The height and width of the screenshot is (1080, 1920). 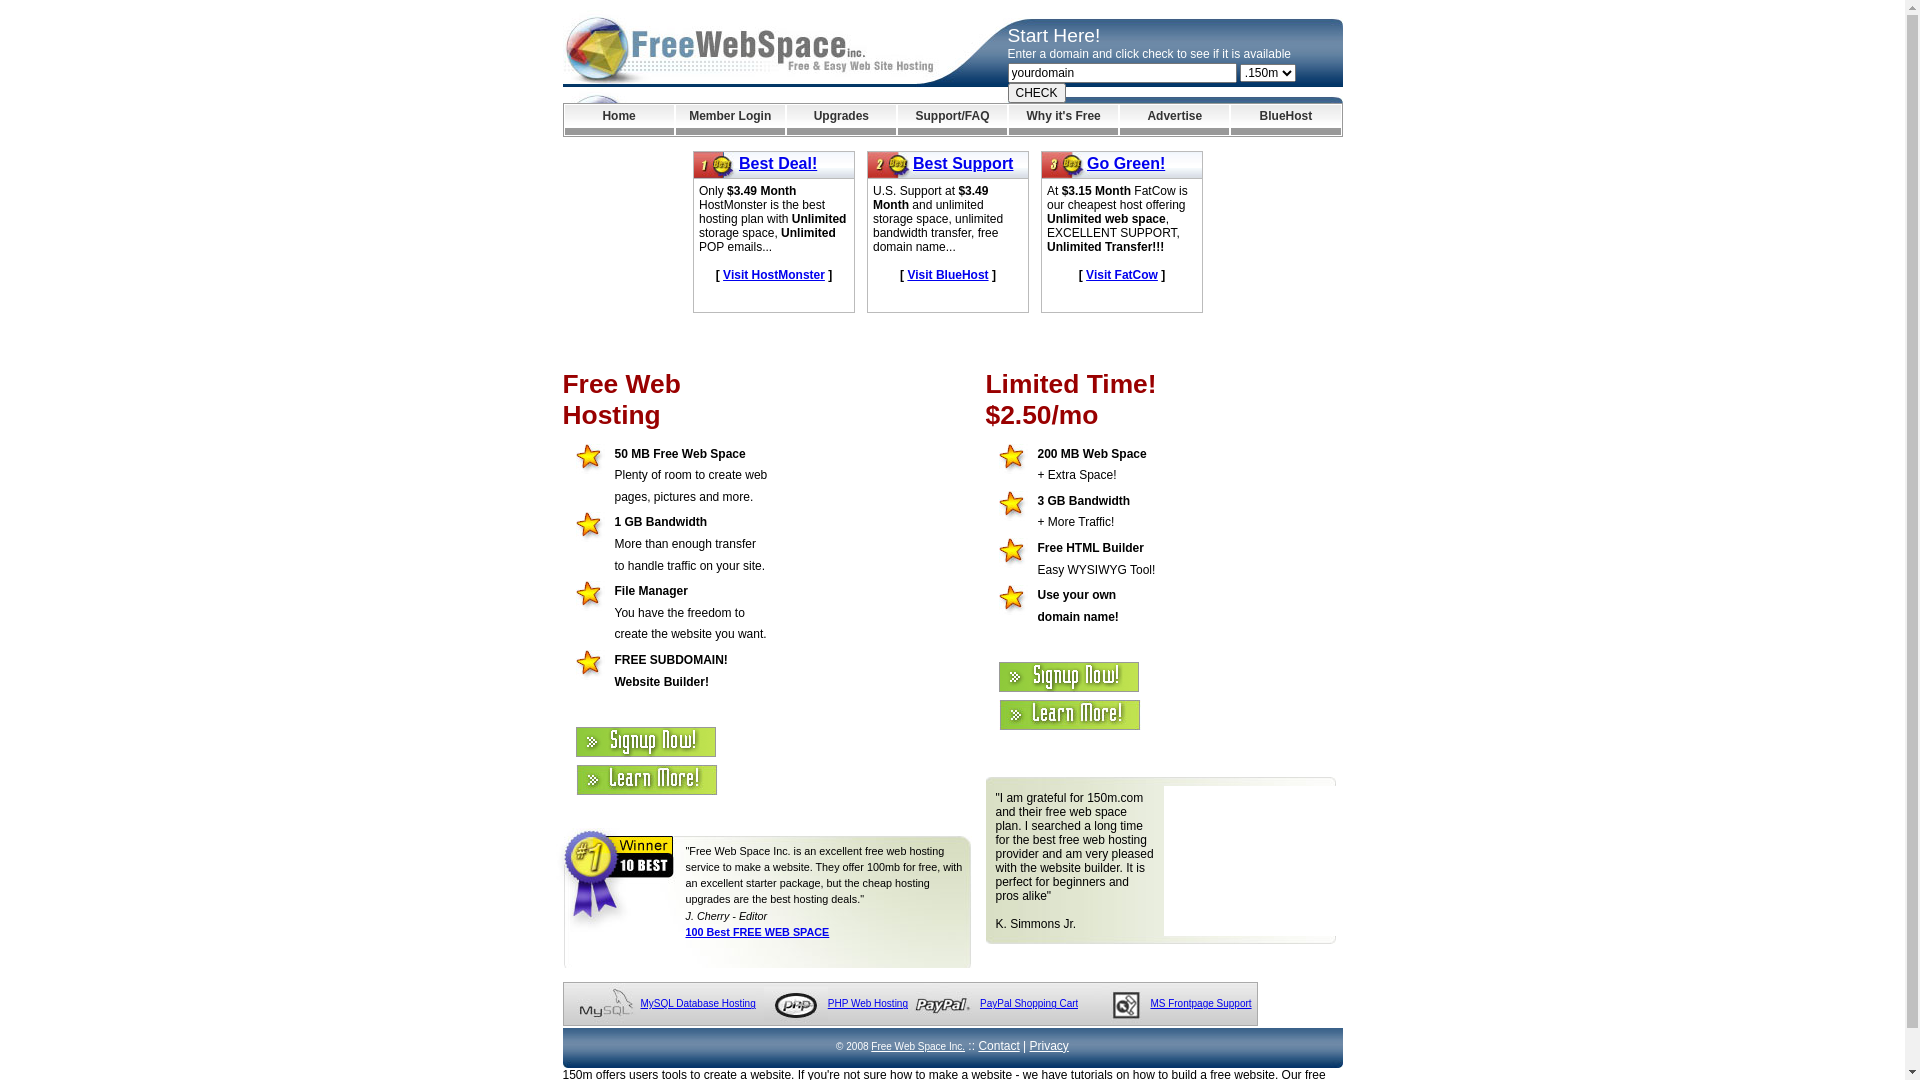 What do you see at coordinates (729, 119) in the screenshot?
I see `'Member Login'` at bounding box center [729, 119].